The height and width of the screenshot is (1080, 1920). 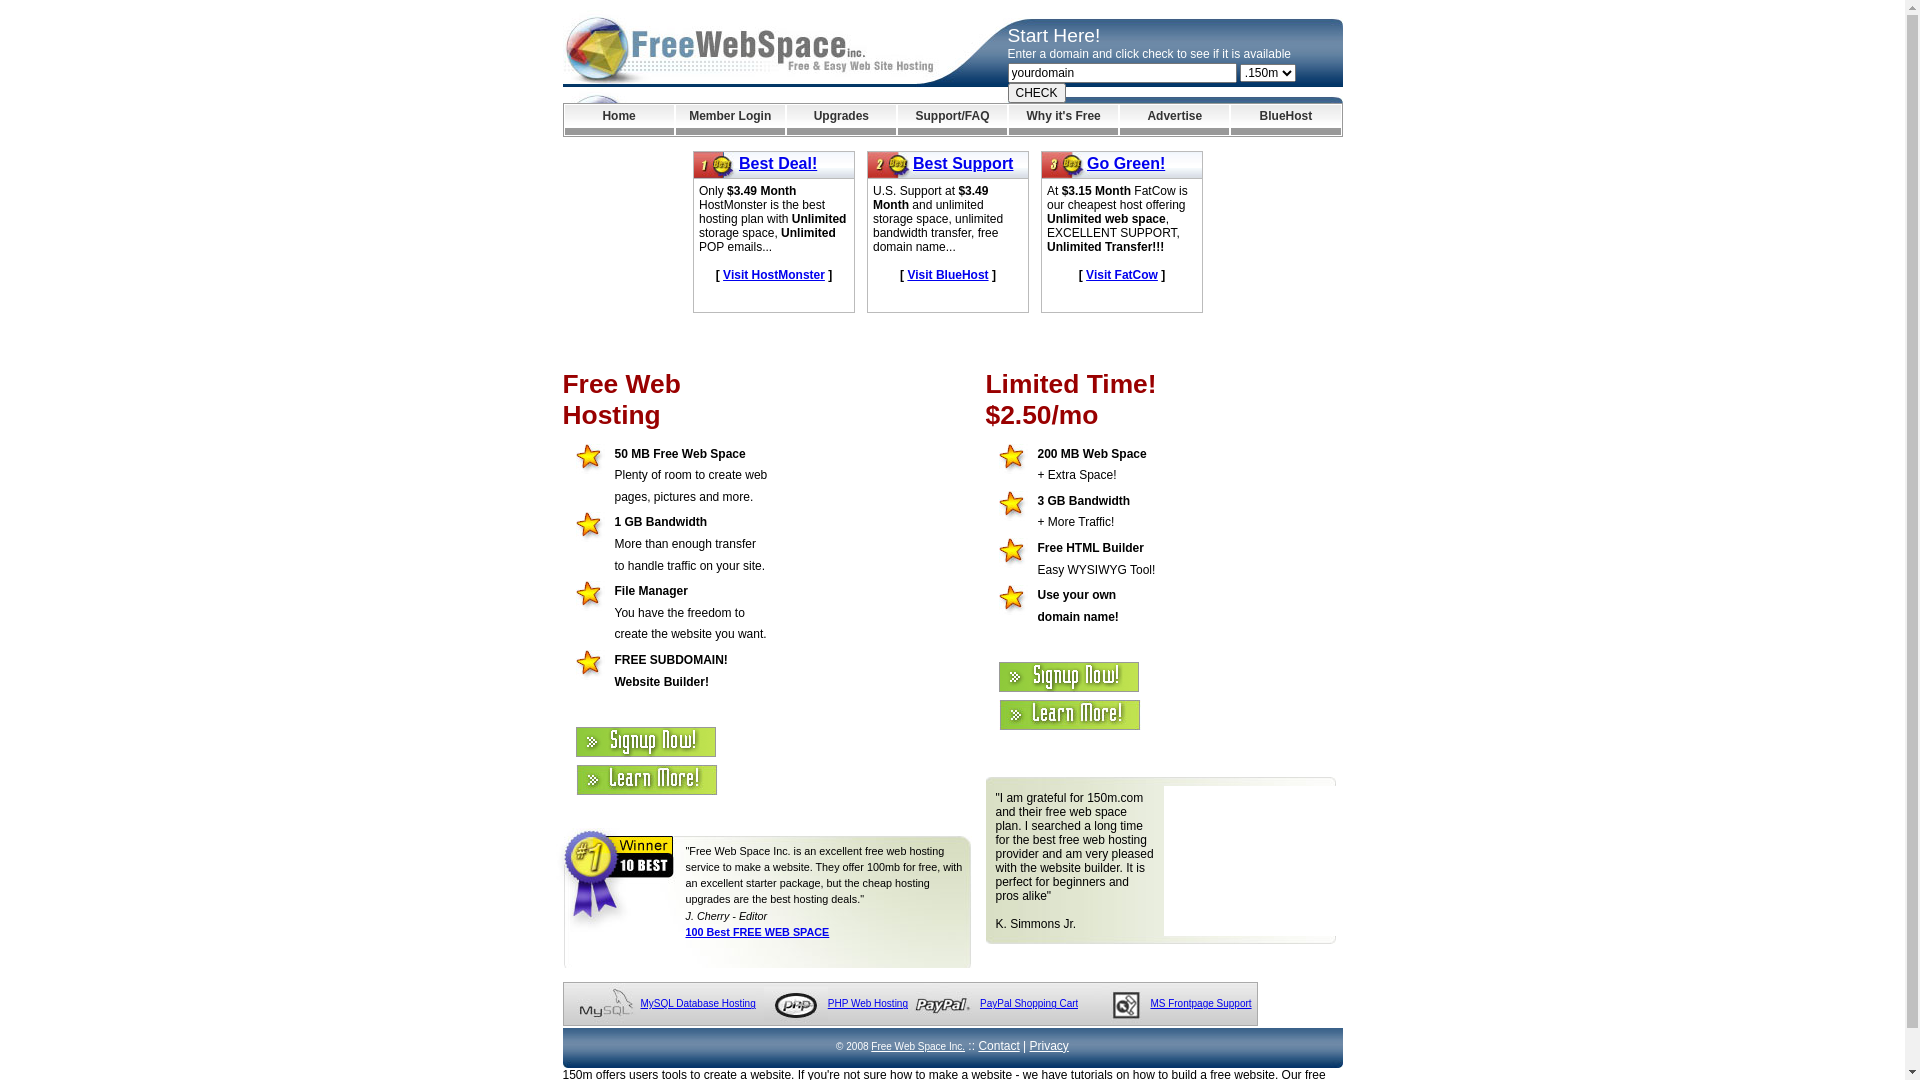 What do you see at coordinates (729, 119) in the screenshot?
I see `'Member Login'` at bounding box center [729, 119].